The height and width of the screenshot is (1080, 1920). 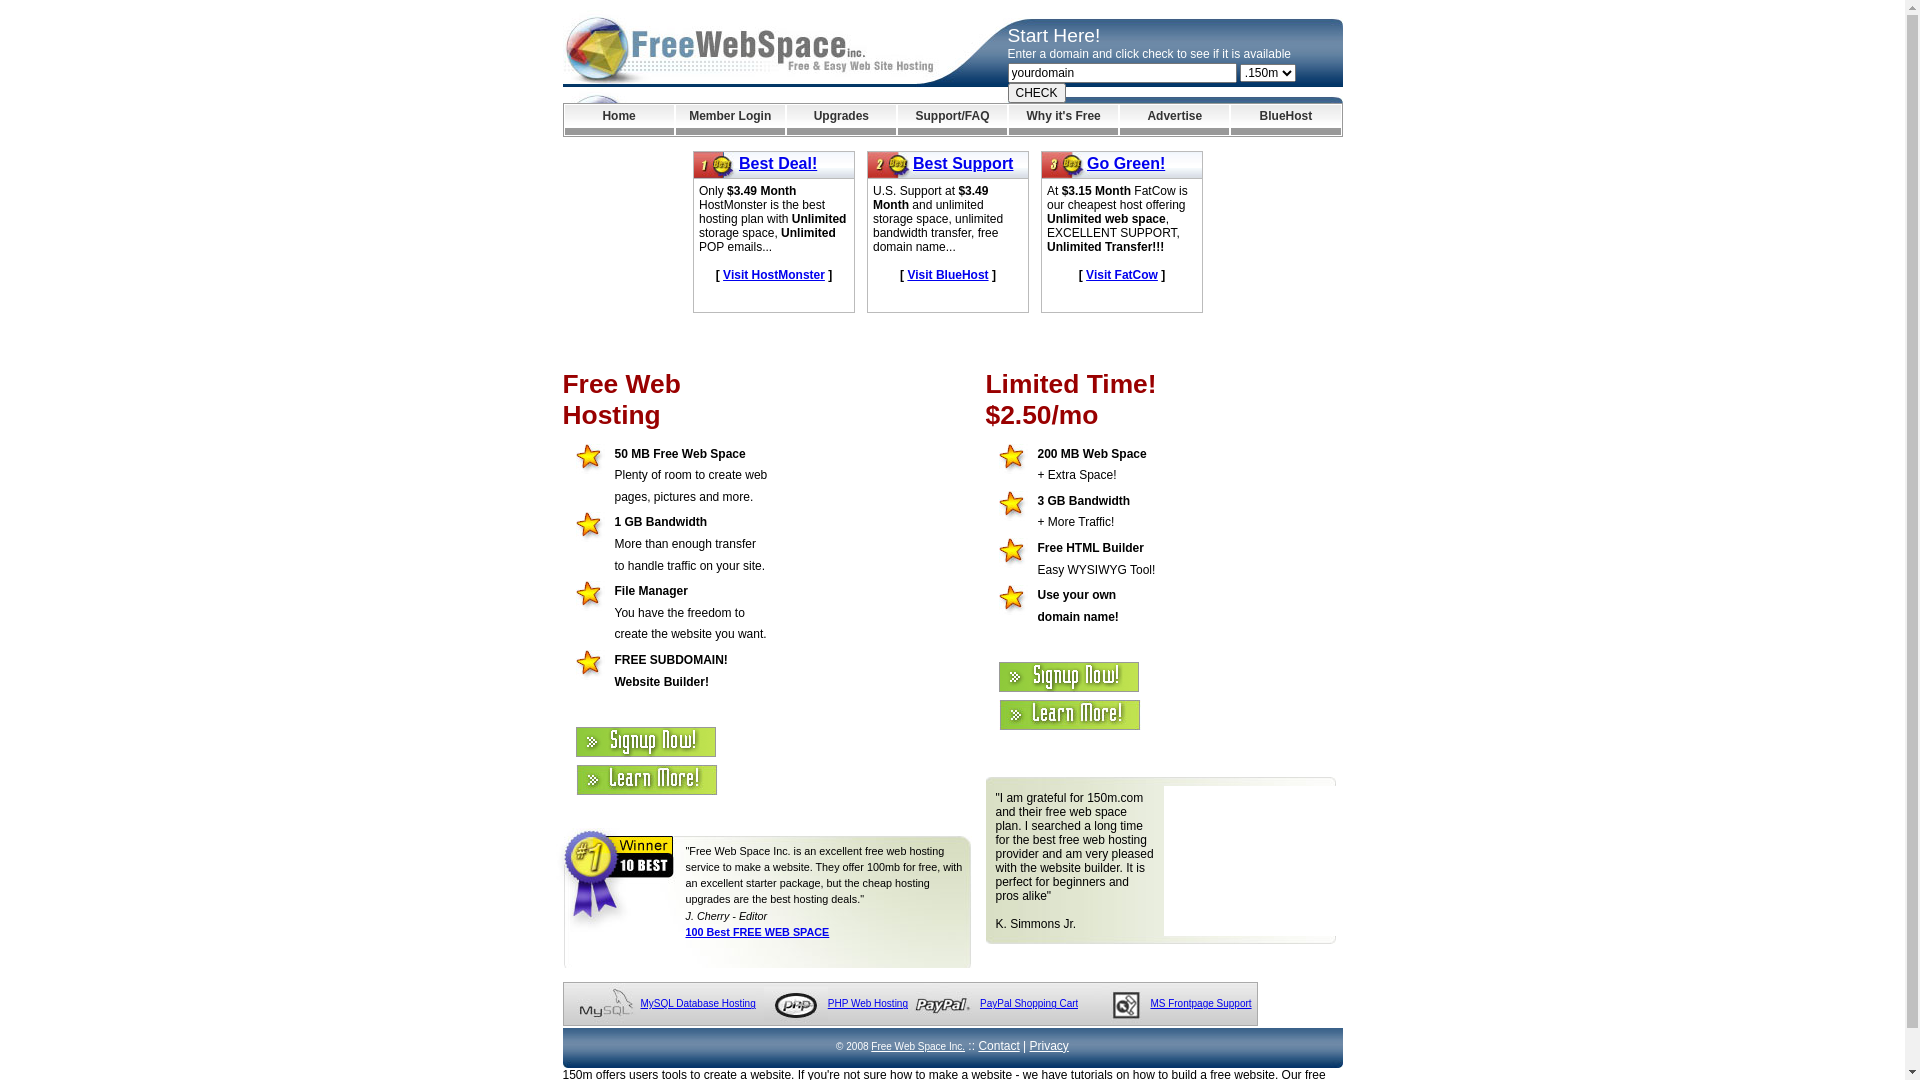 What do you see at coordinates (729, 119) in the screenshot?
I see `'Member Login'` at bounding box center [729, 119].